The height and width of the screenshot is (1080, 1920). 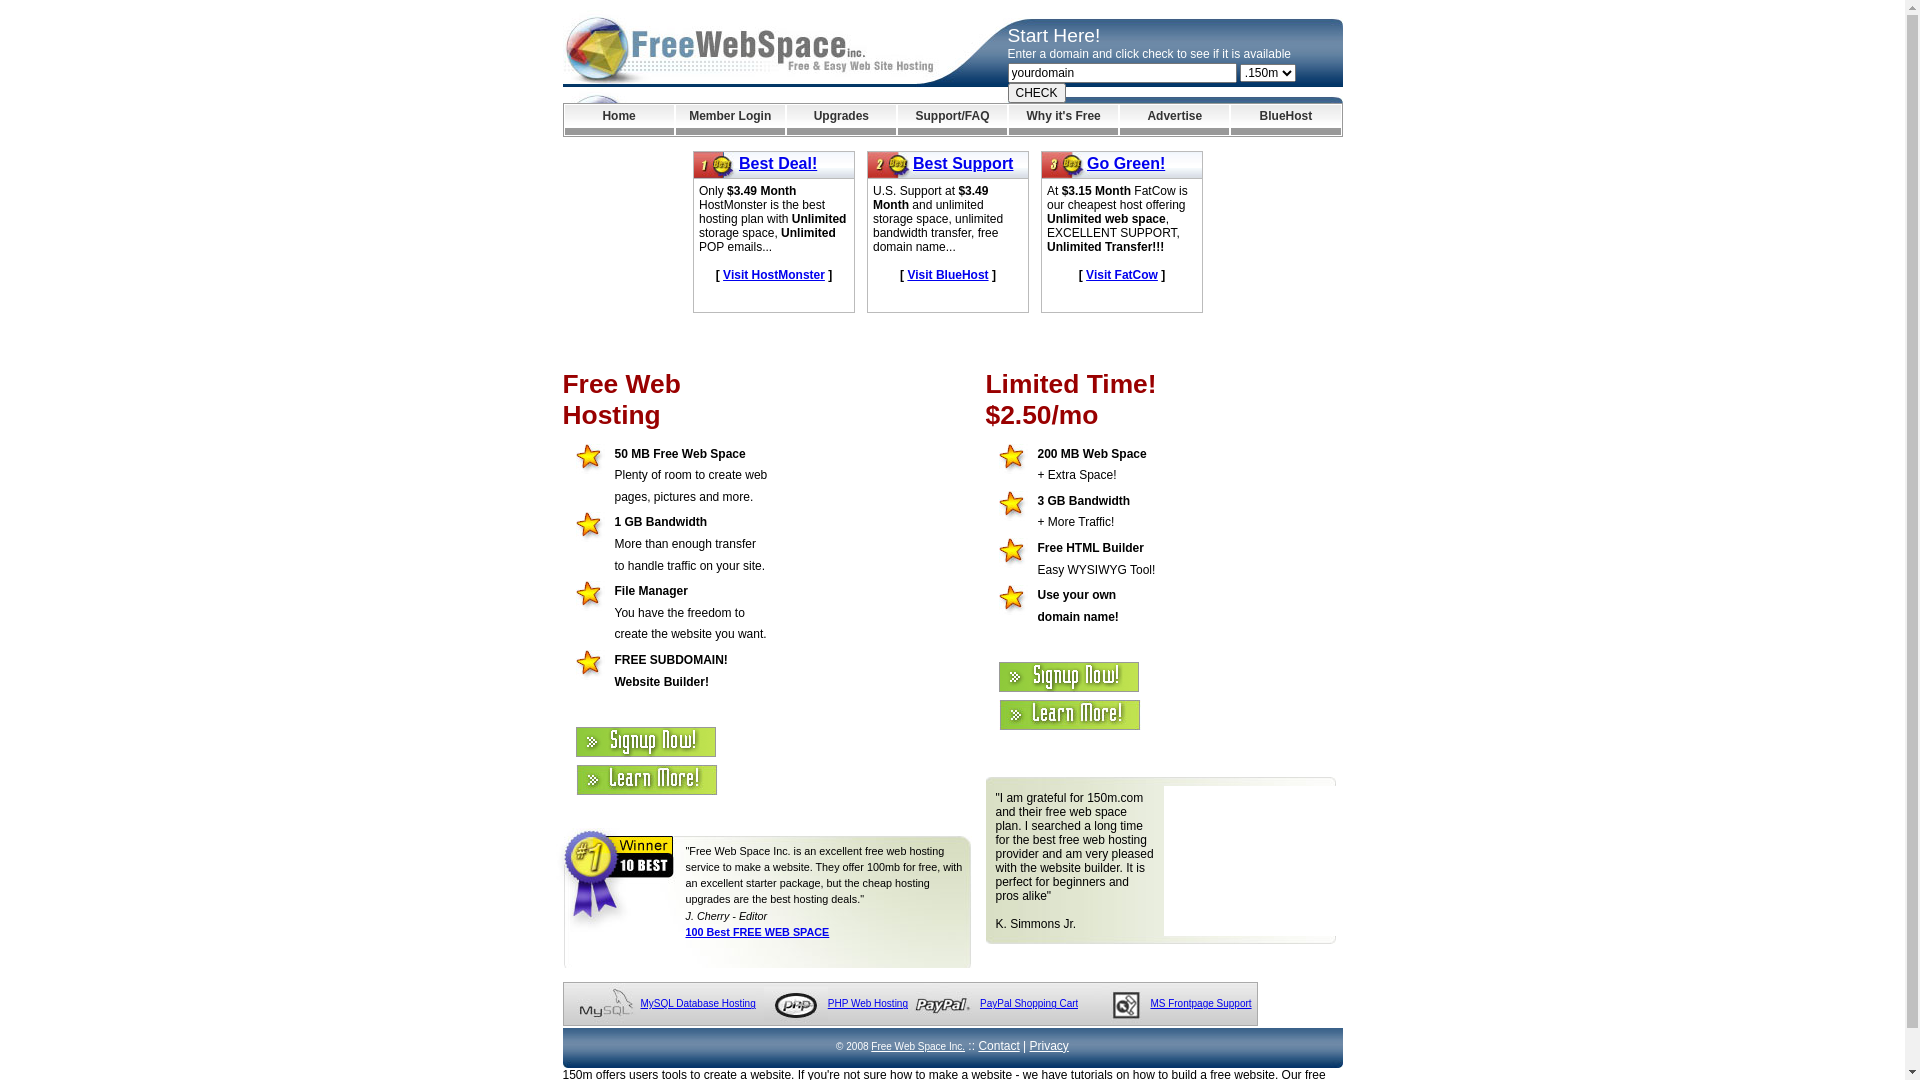 What do you see at coordinates (729, 119) in the screenshot?
I see `'Member Login'` at bounding box center [729, 119].